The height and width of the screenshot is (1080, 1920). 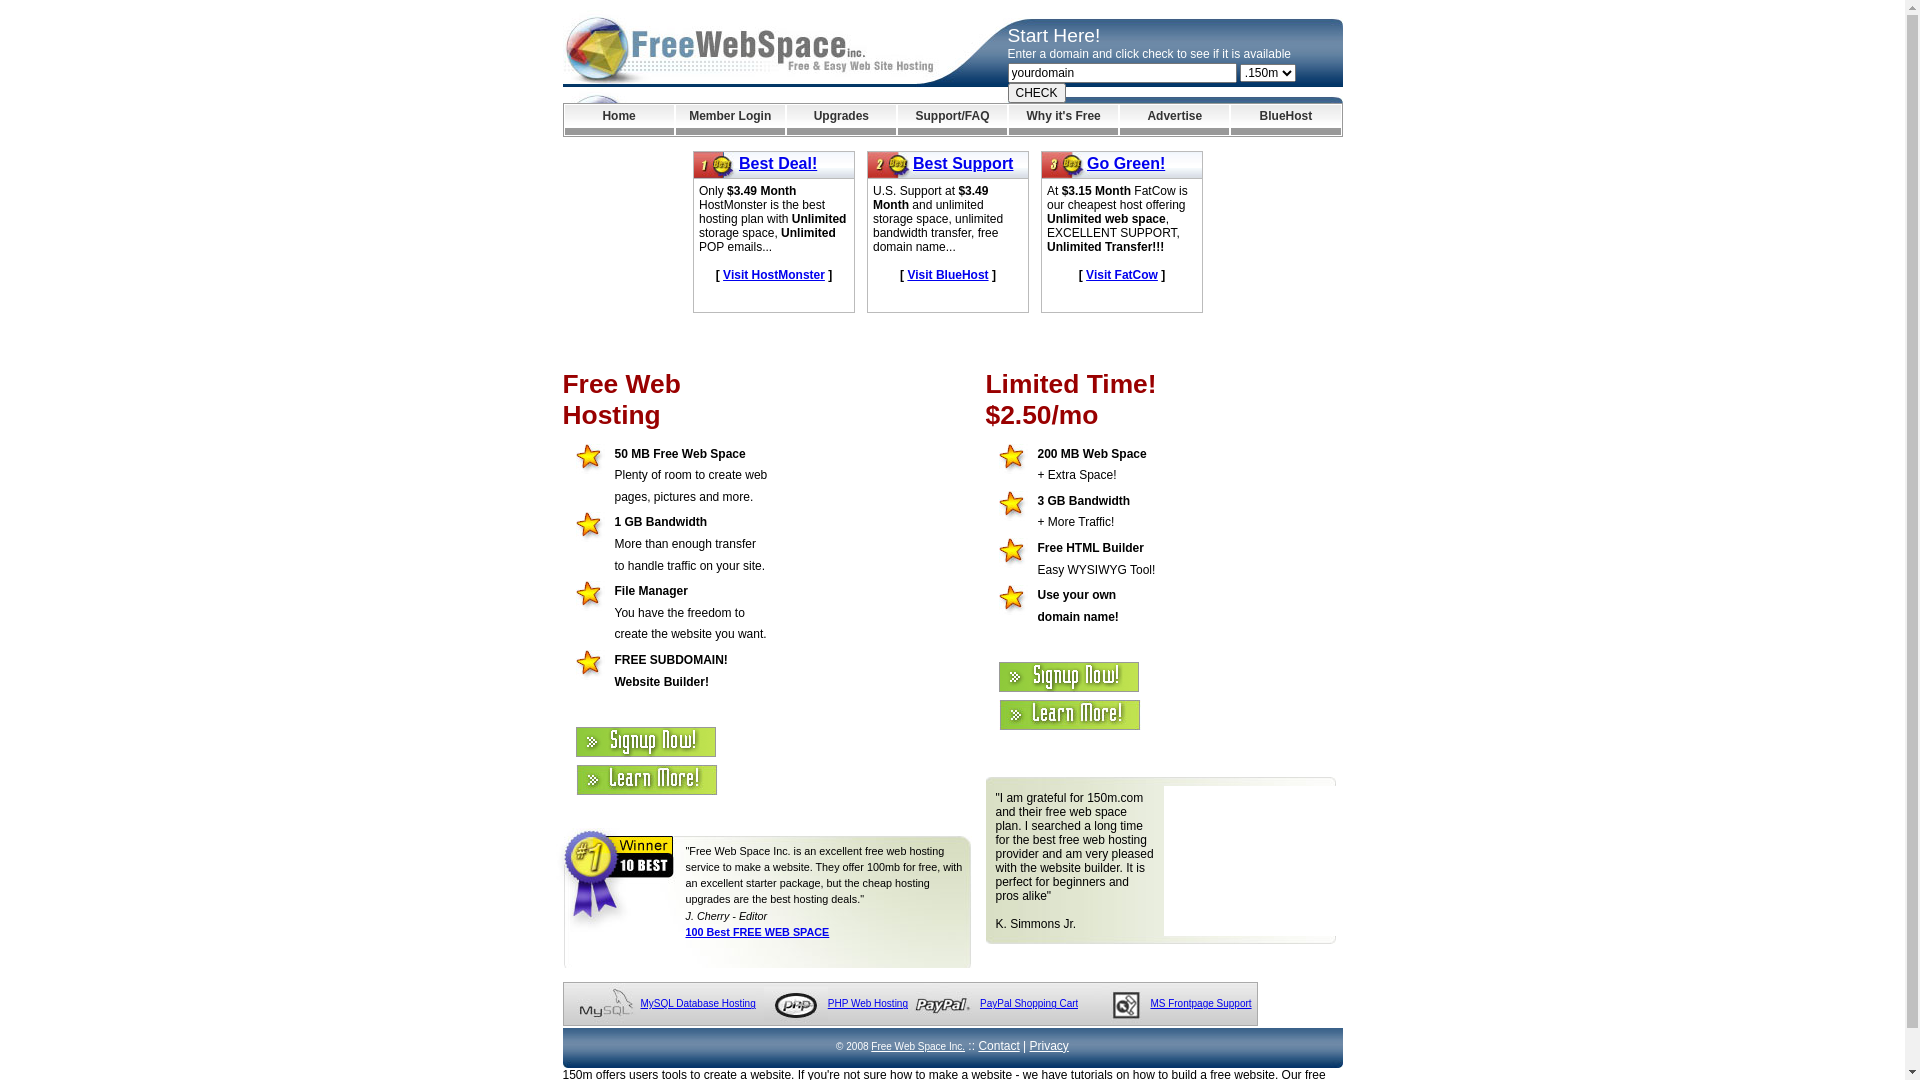 What do you see at coordinates (729, 119) in the screenshot?
I see `'Member Login'` at bounding box center [729, 119].